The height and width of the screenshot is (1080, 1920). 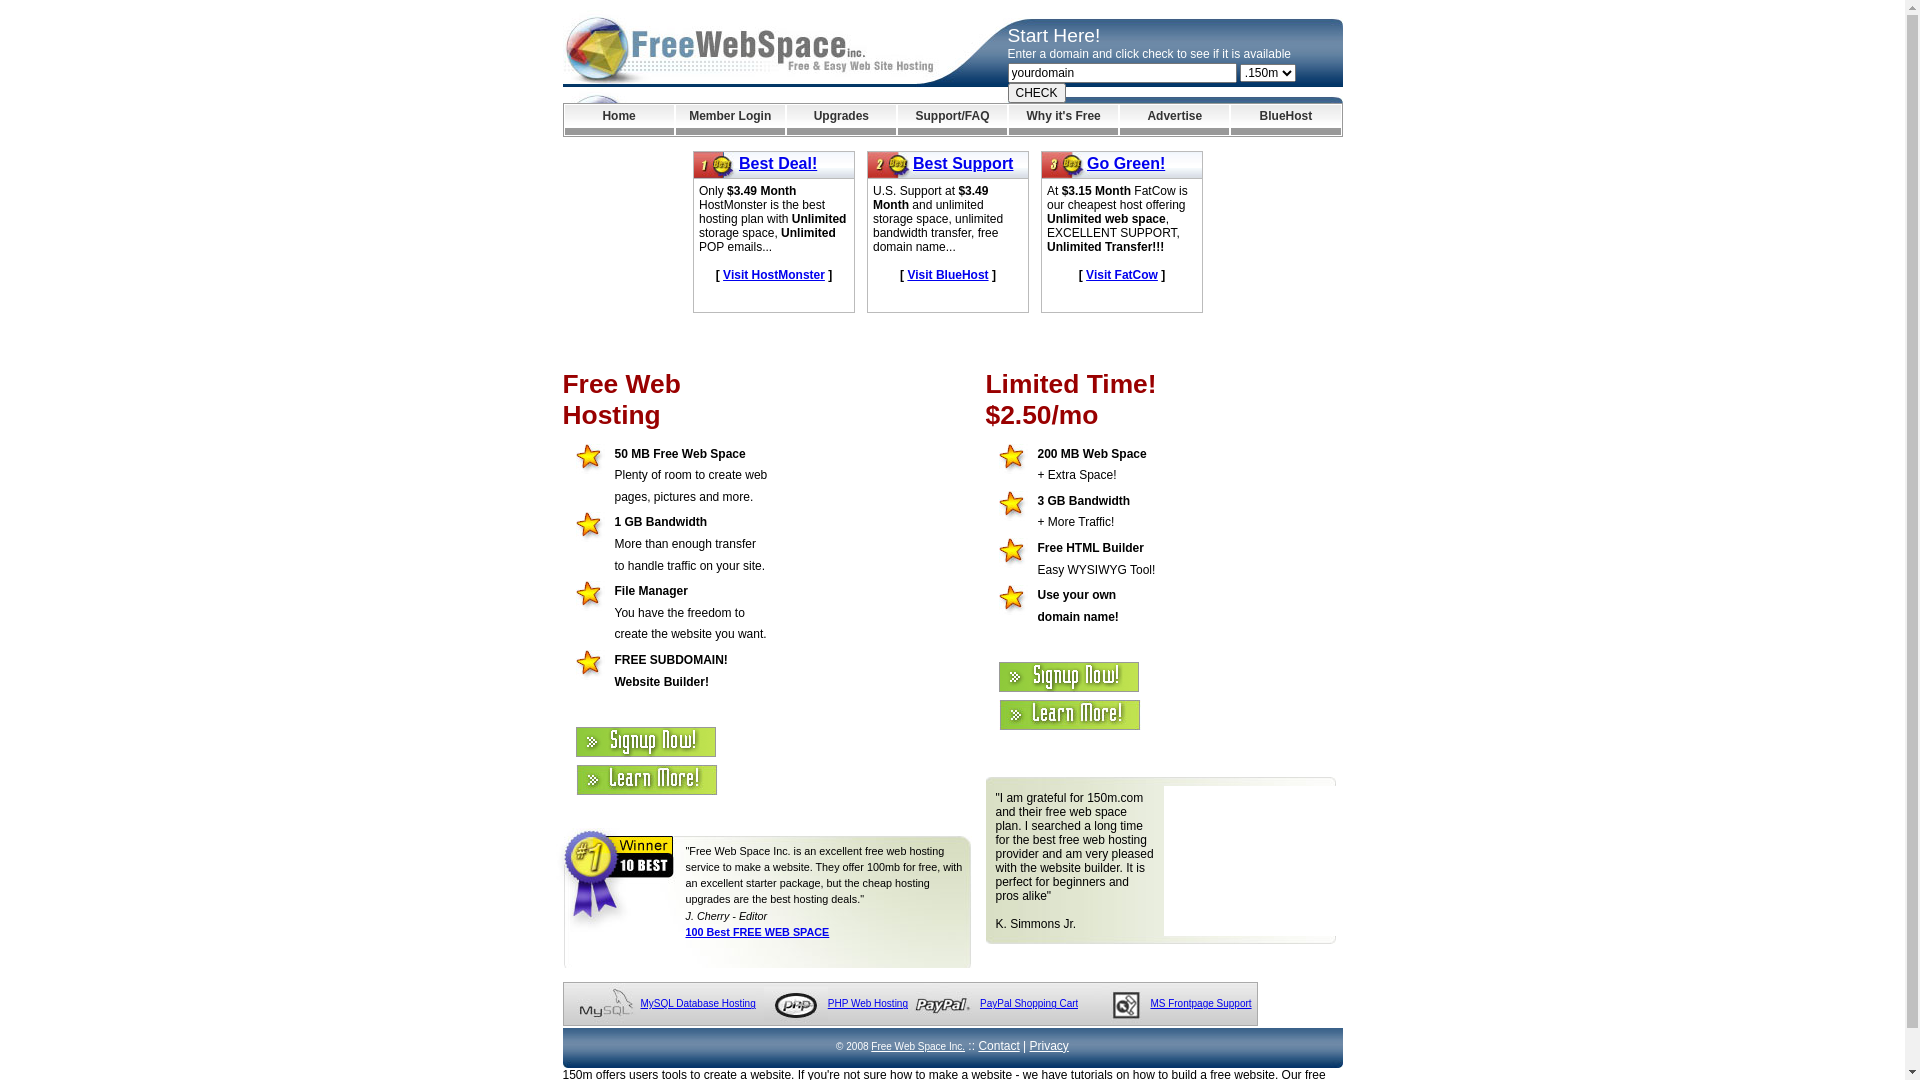 What do you see at coordinates (729, 119) in the screenshot?
I see `'Member Login'` at bounding box center [729, 119].